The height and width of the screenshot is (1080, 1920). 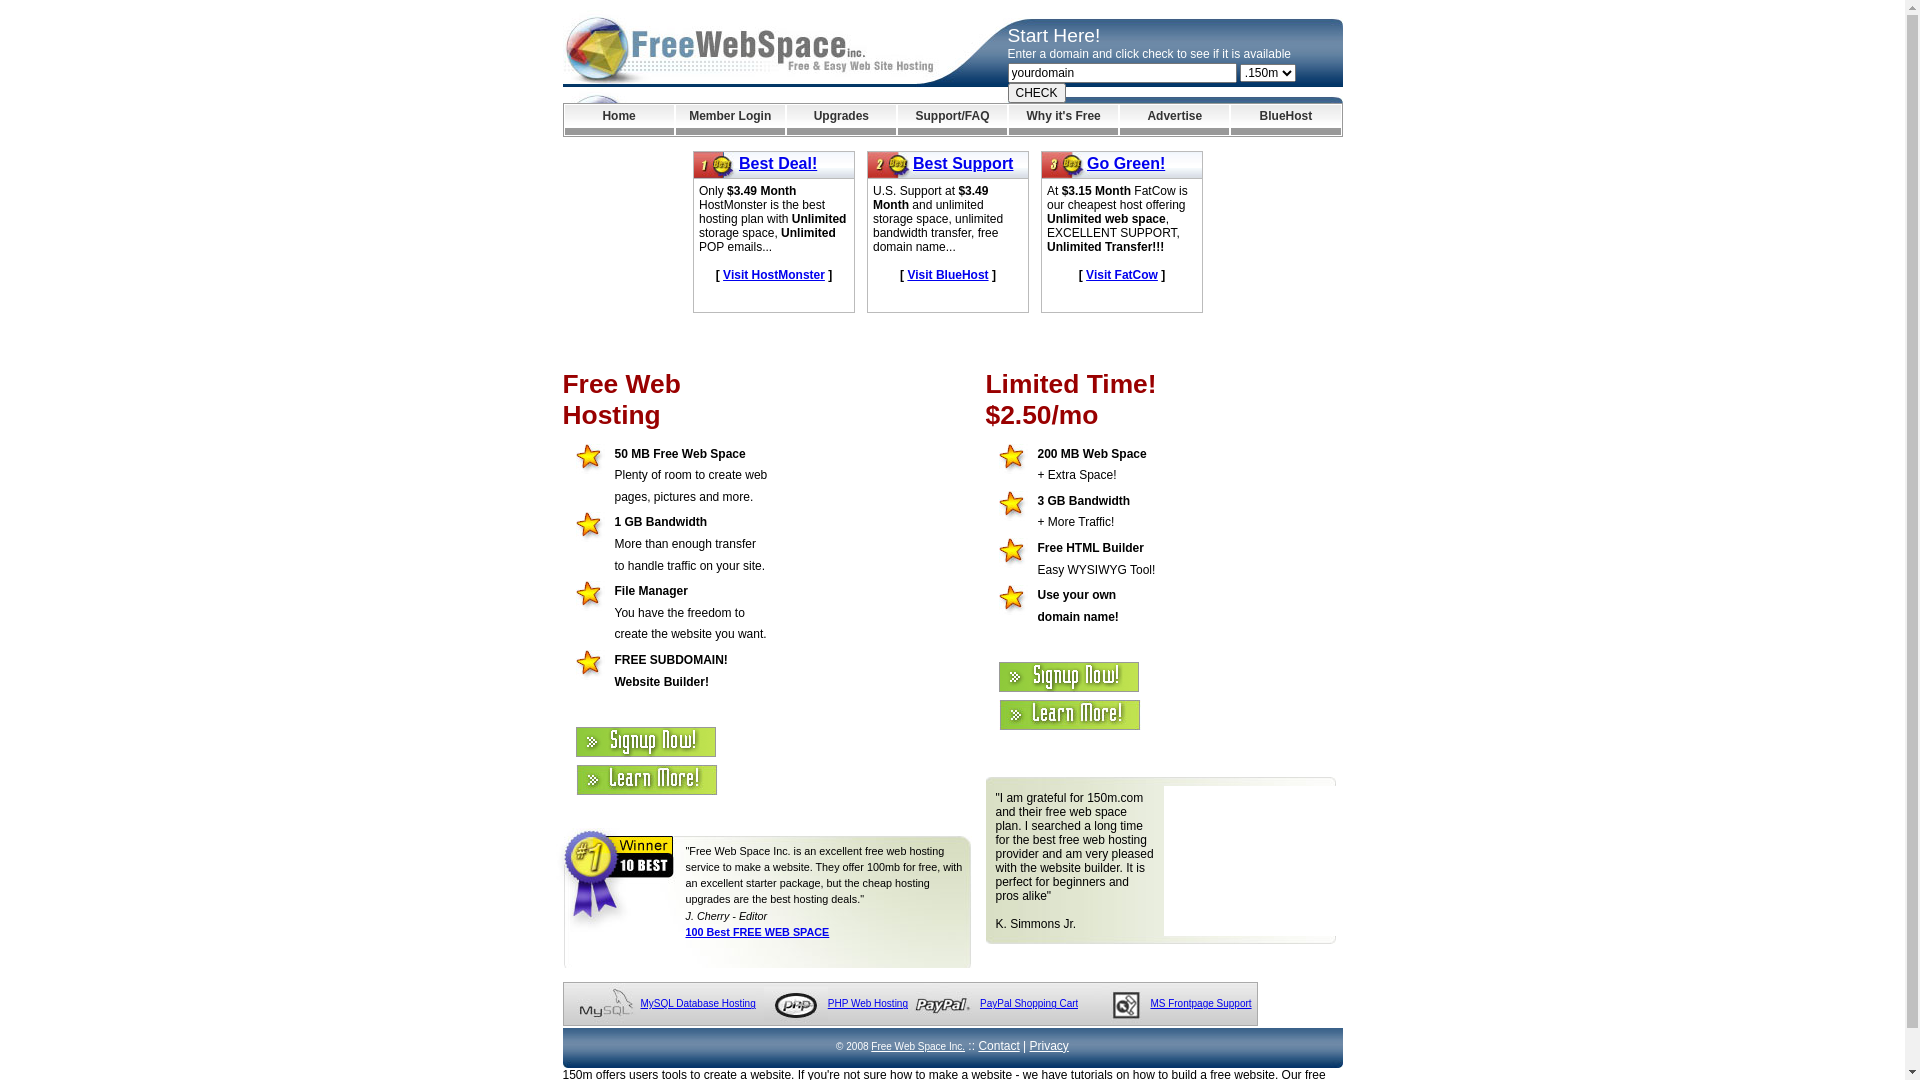 What do you see at coordinates (729, 119) in the screenshot?
I see `'Member Login'` at bounding box center [729, 119].